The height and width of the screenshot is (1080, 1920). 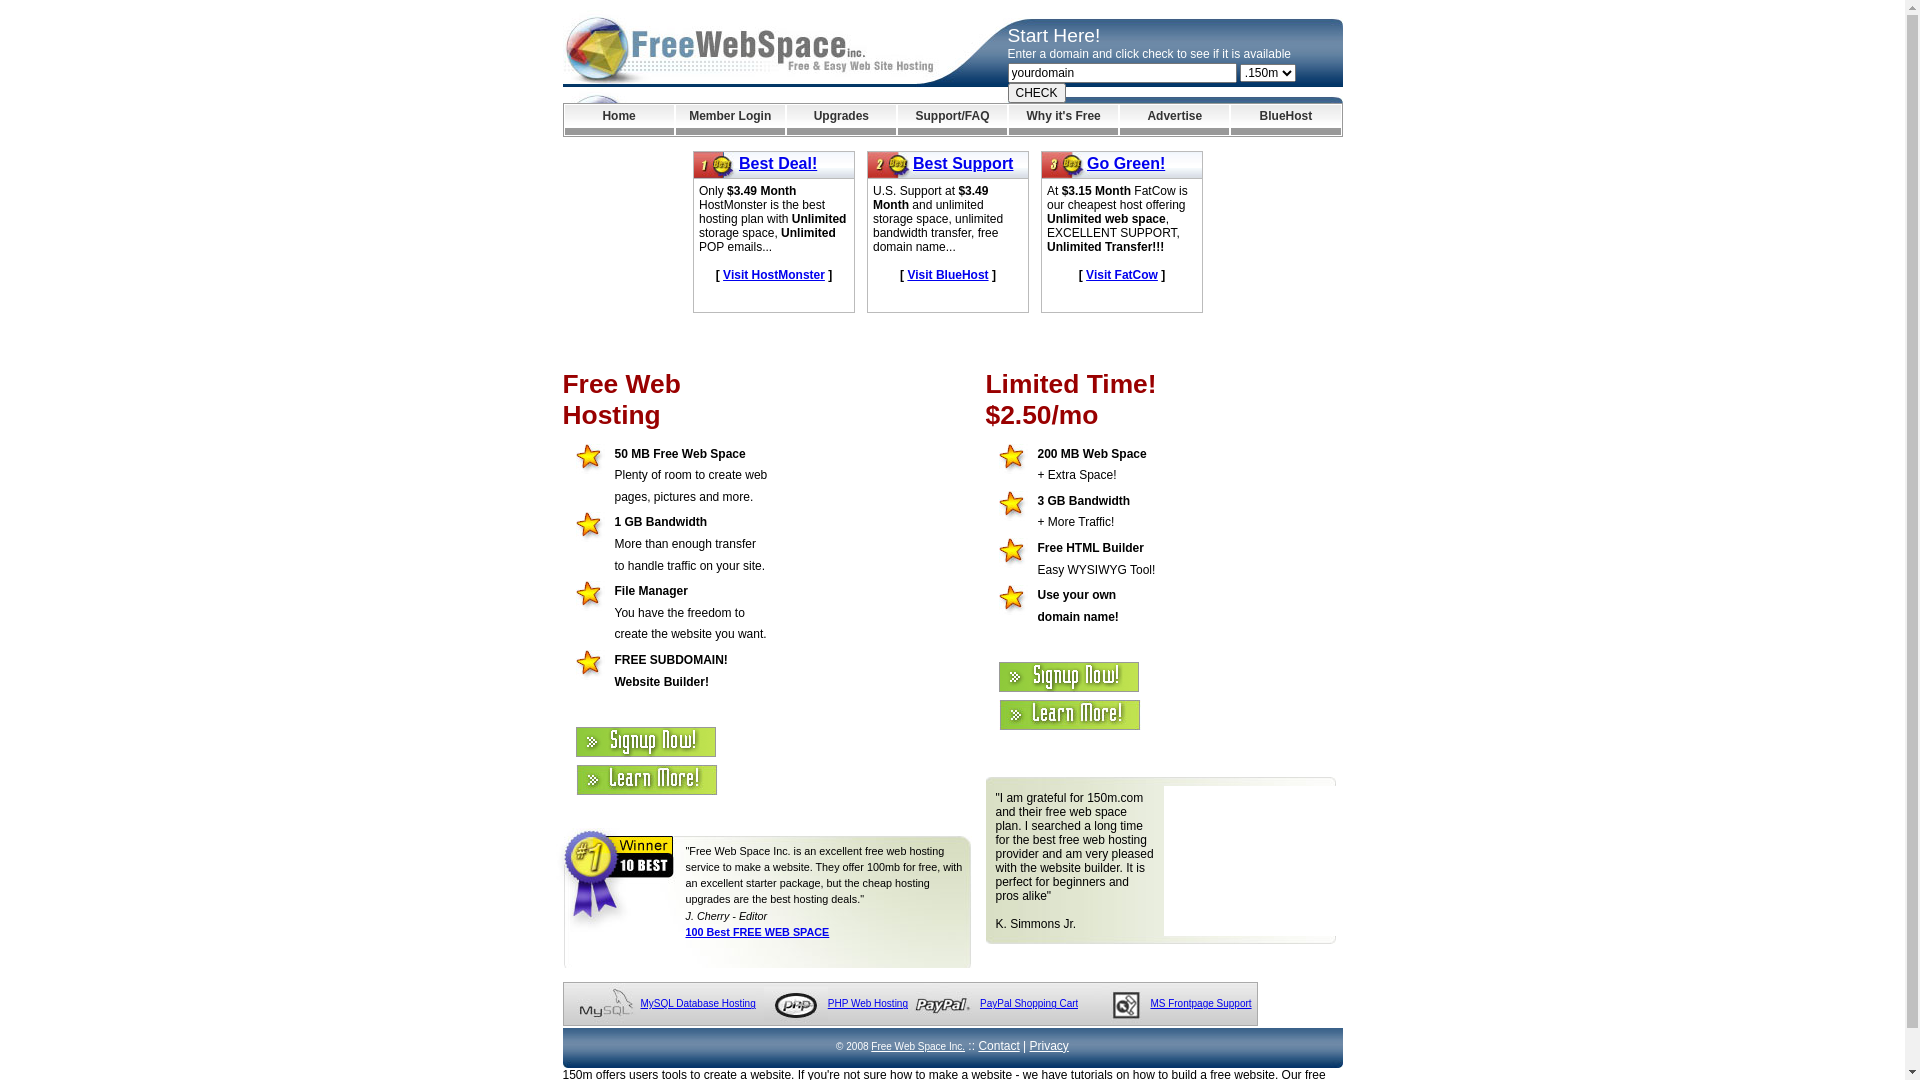 What do you see at coordinates (729, 119) in the screenshot?
I see `'Member Login'` at bounding box center [729, 119].